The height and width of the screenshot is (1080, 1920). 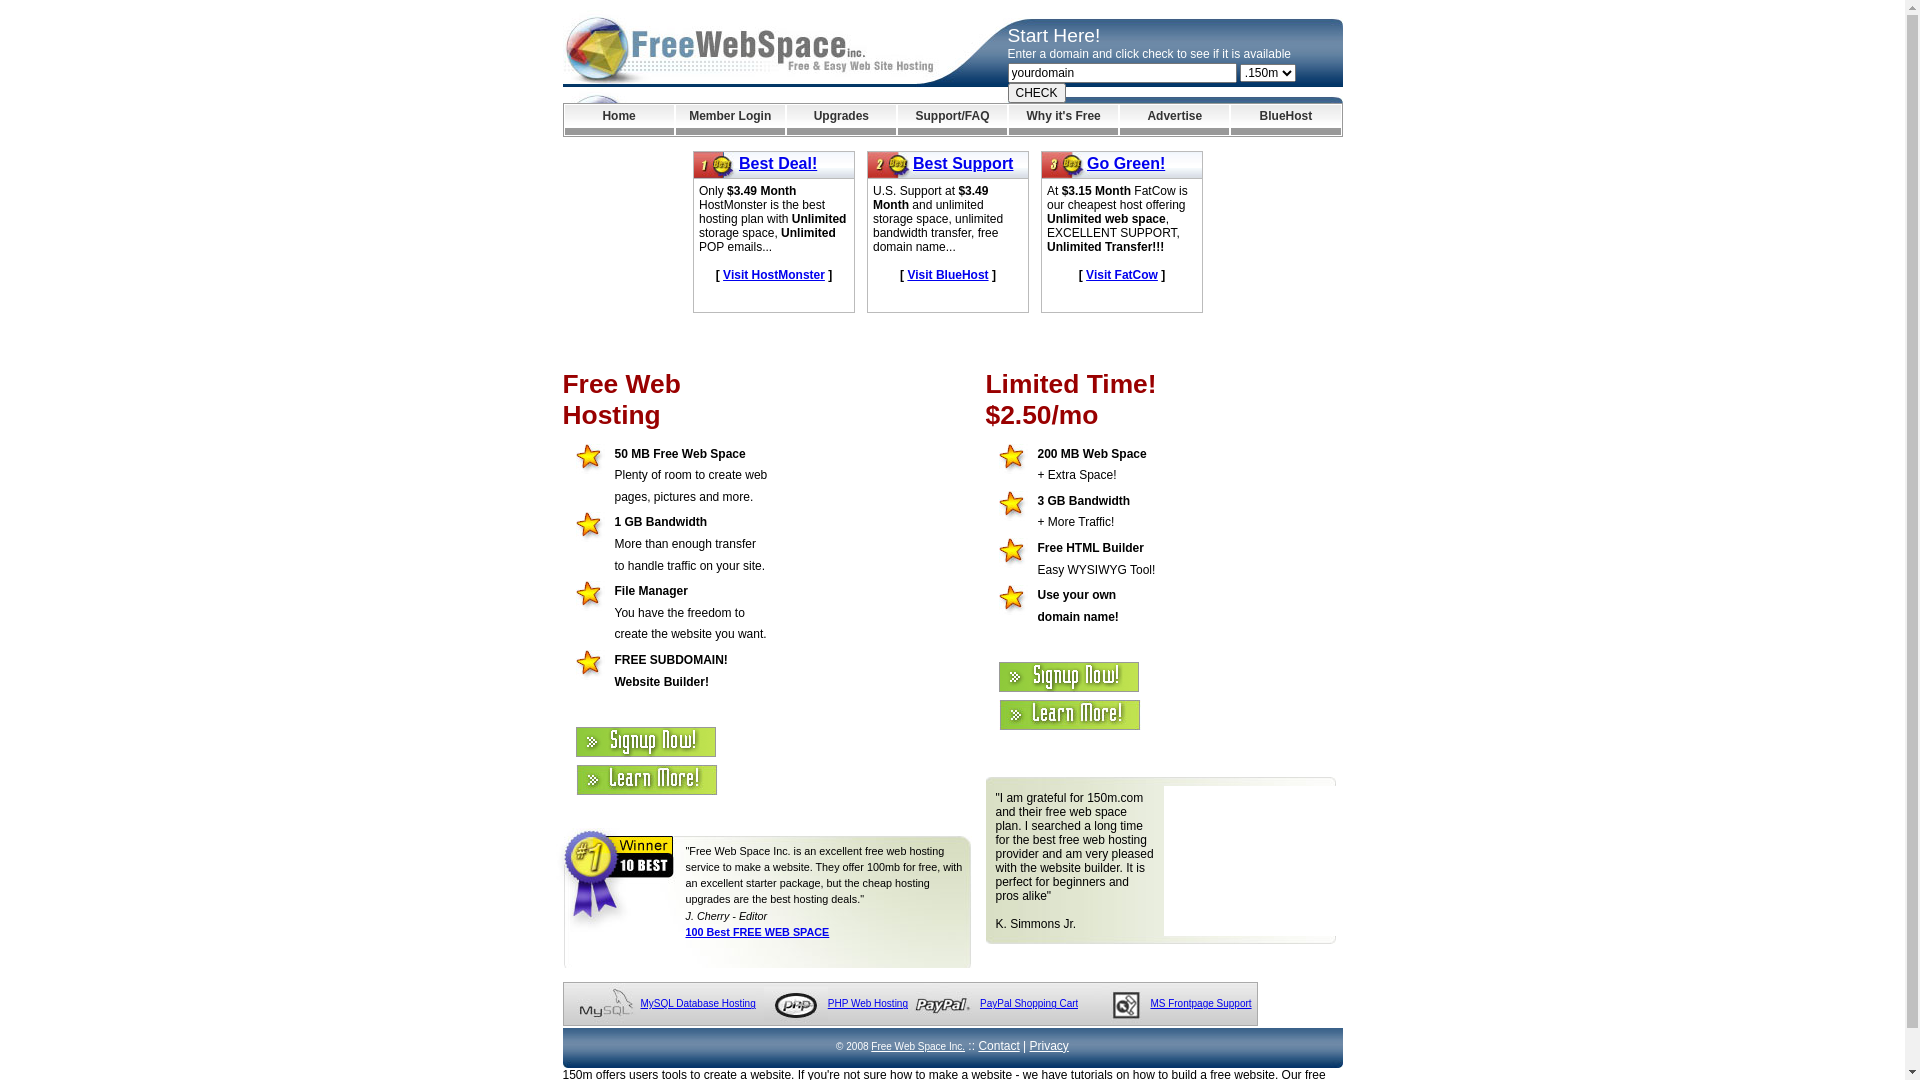 What do you see at coordinates (729, 119) in the screenshot?
I see `'Member Login'` at bounding box center [729, 119].